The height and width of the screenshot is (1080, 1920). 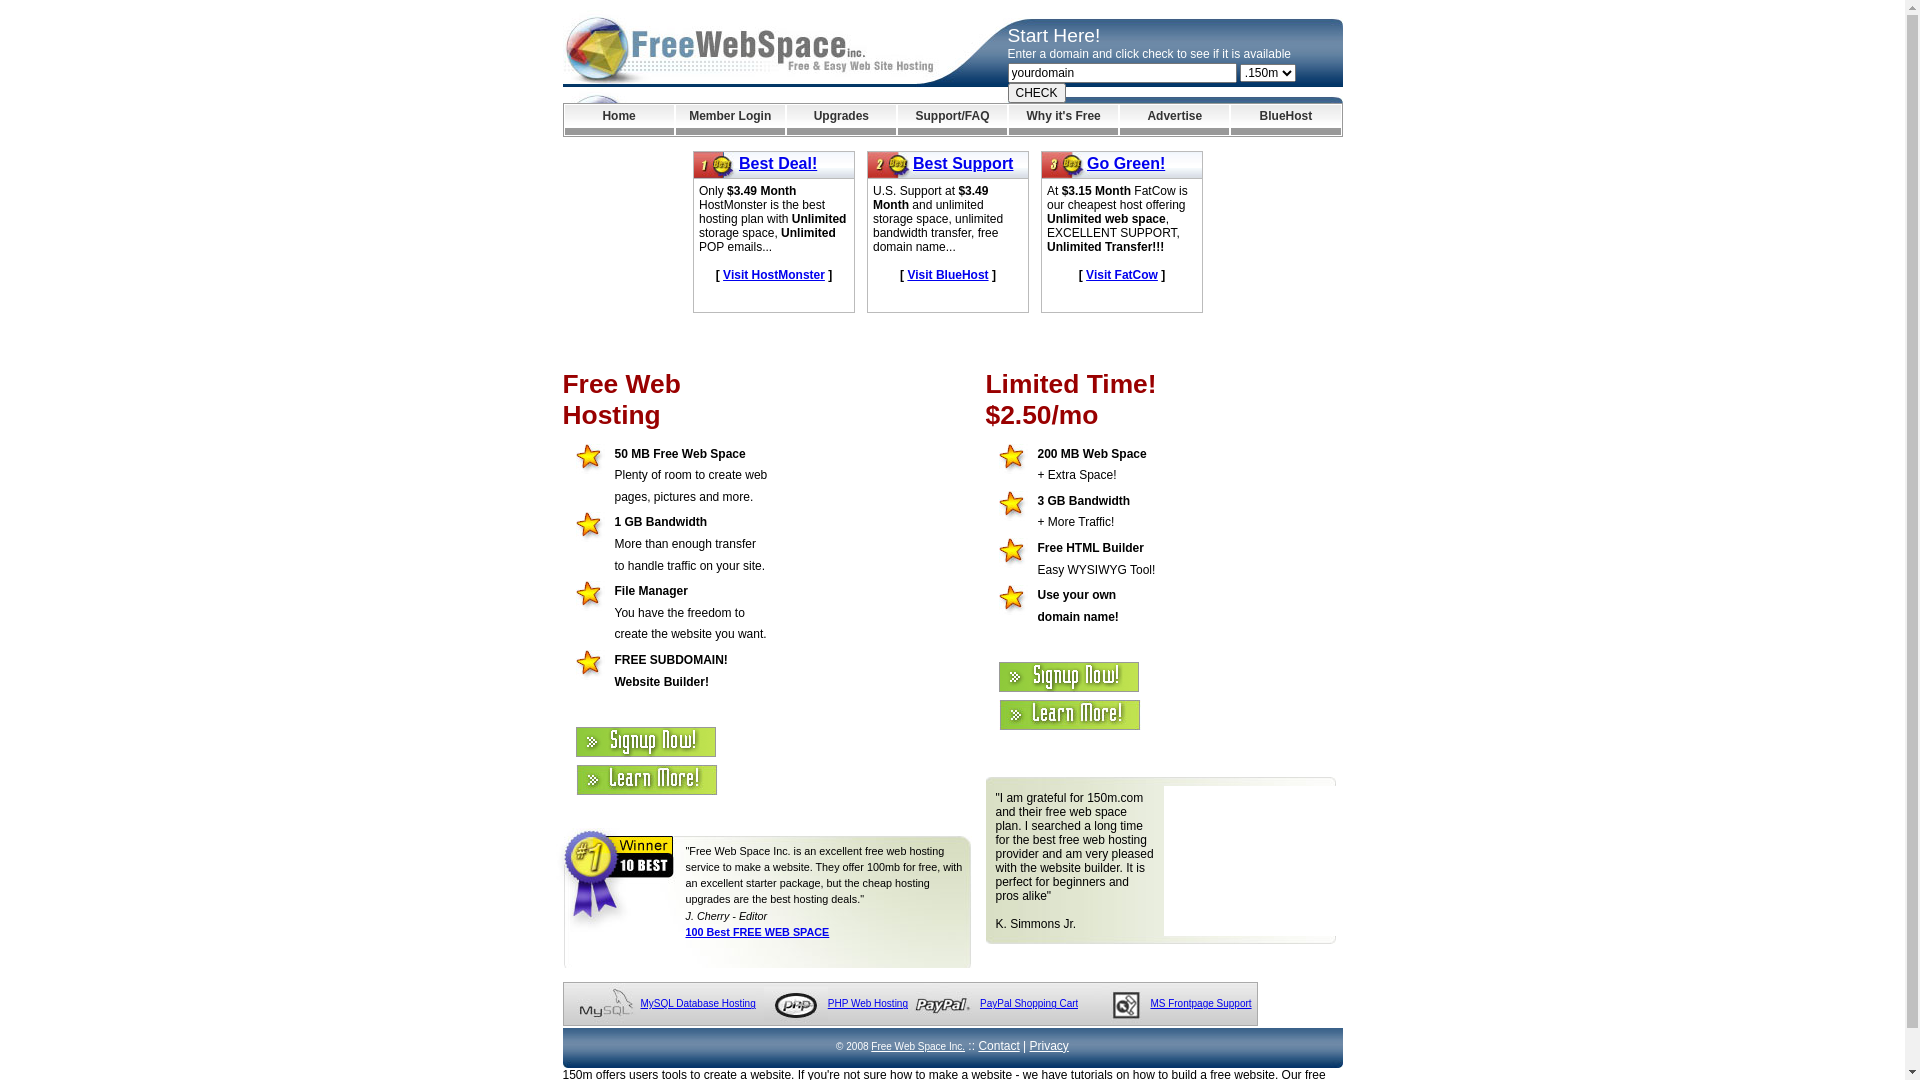 What do you see at coordinates (729, 119) in the screenshot?
I see `'Member Login'` at bounding box center [729, 119].